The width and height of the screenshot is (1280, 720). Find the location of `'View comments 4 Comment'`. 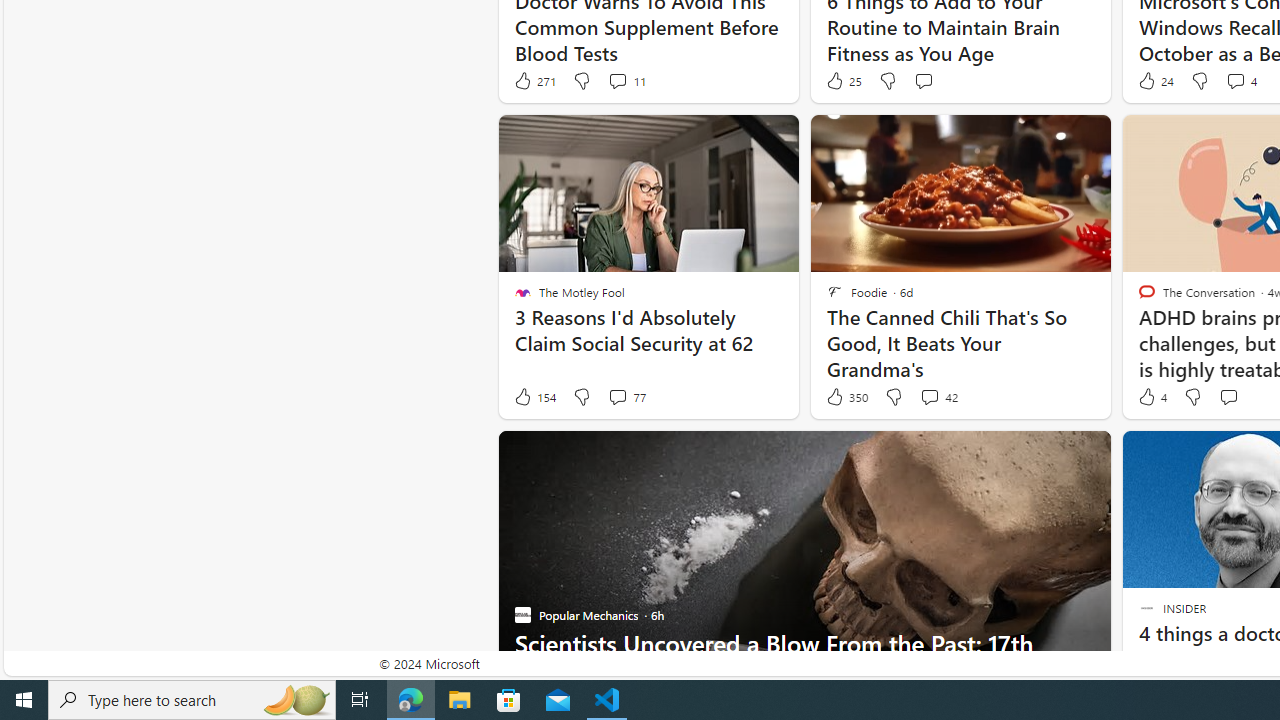

'View comments 4 Comment' is located at coordinates (1239, 80).